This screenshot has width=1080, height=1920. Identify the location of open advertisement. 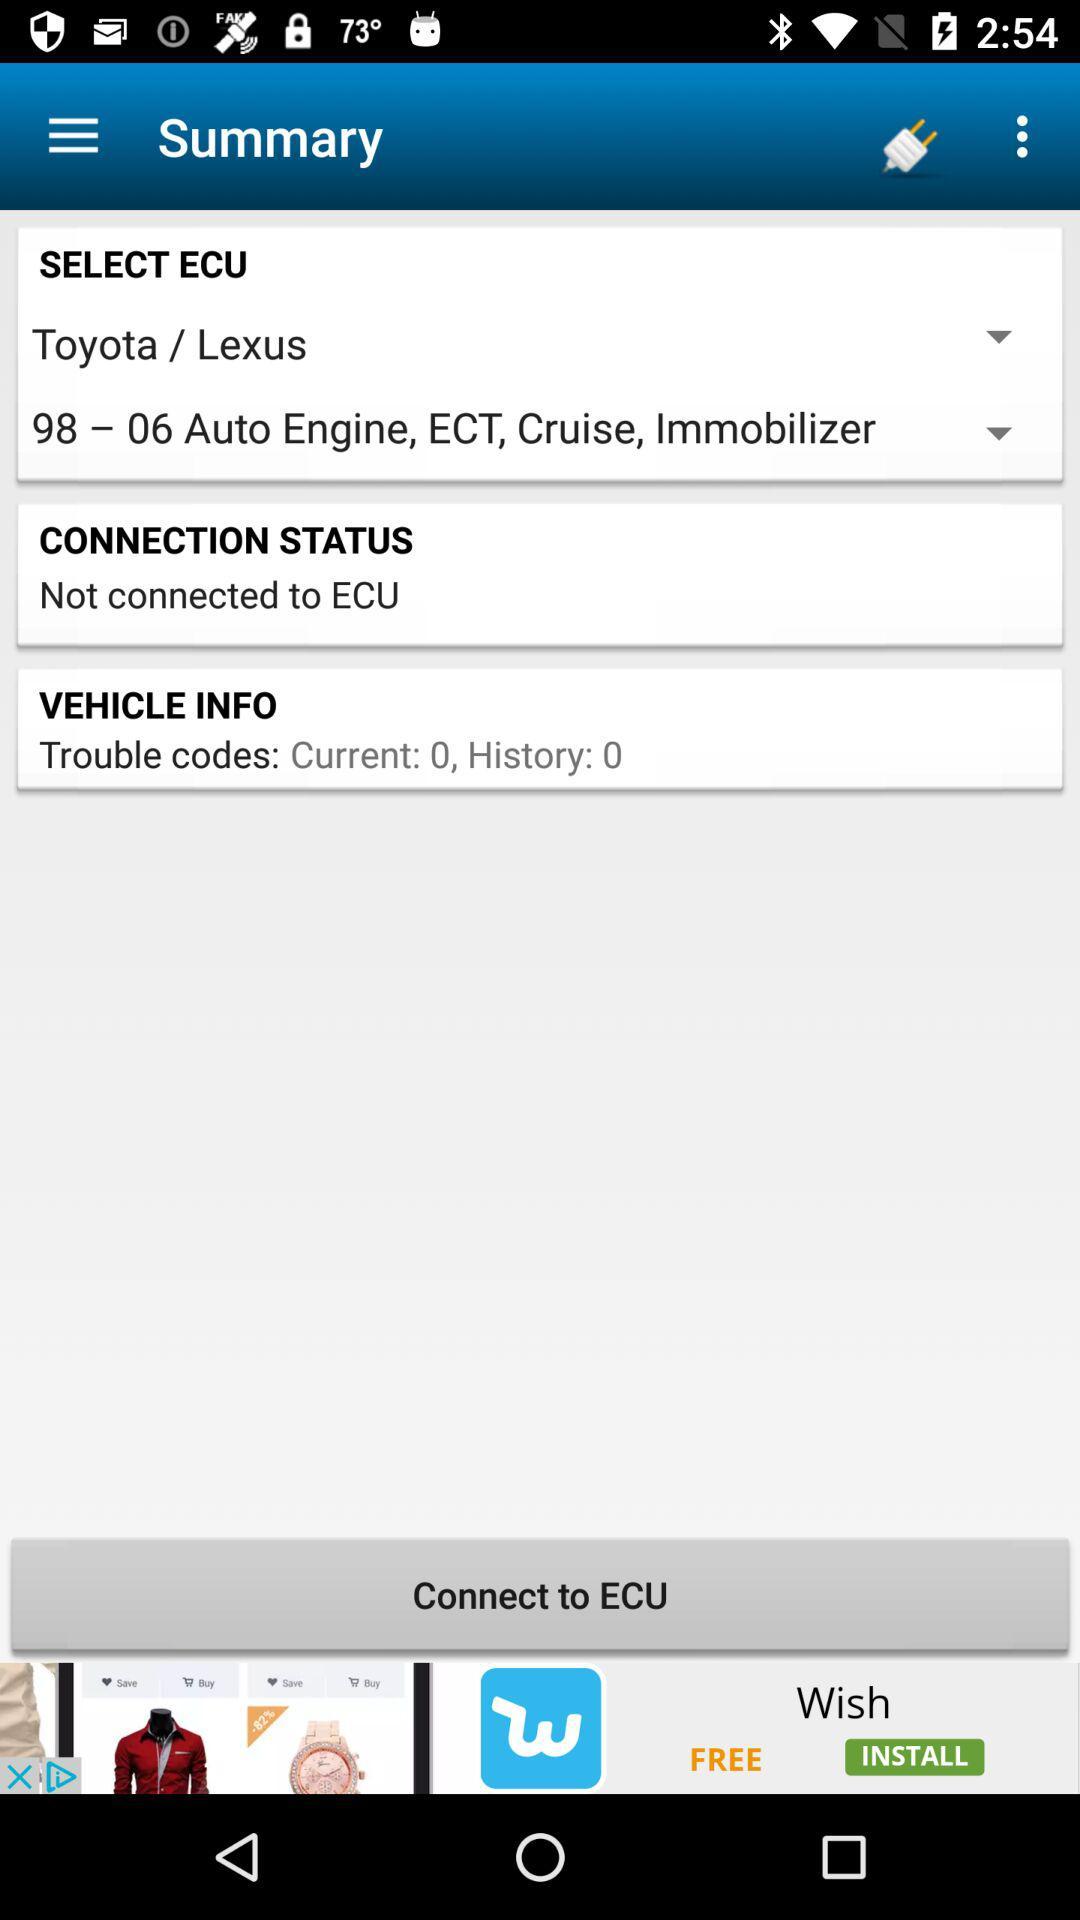
(540, 1727).